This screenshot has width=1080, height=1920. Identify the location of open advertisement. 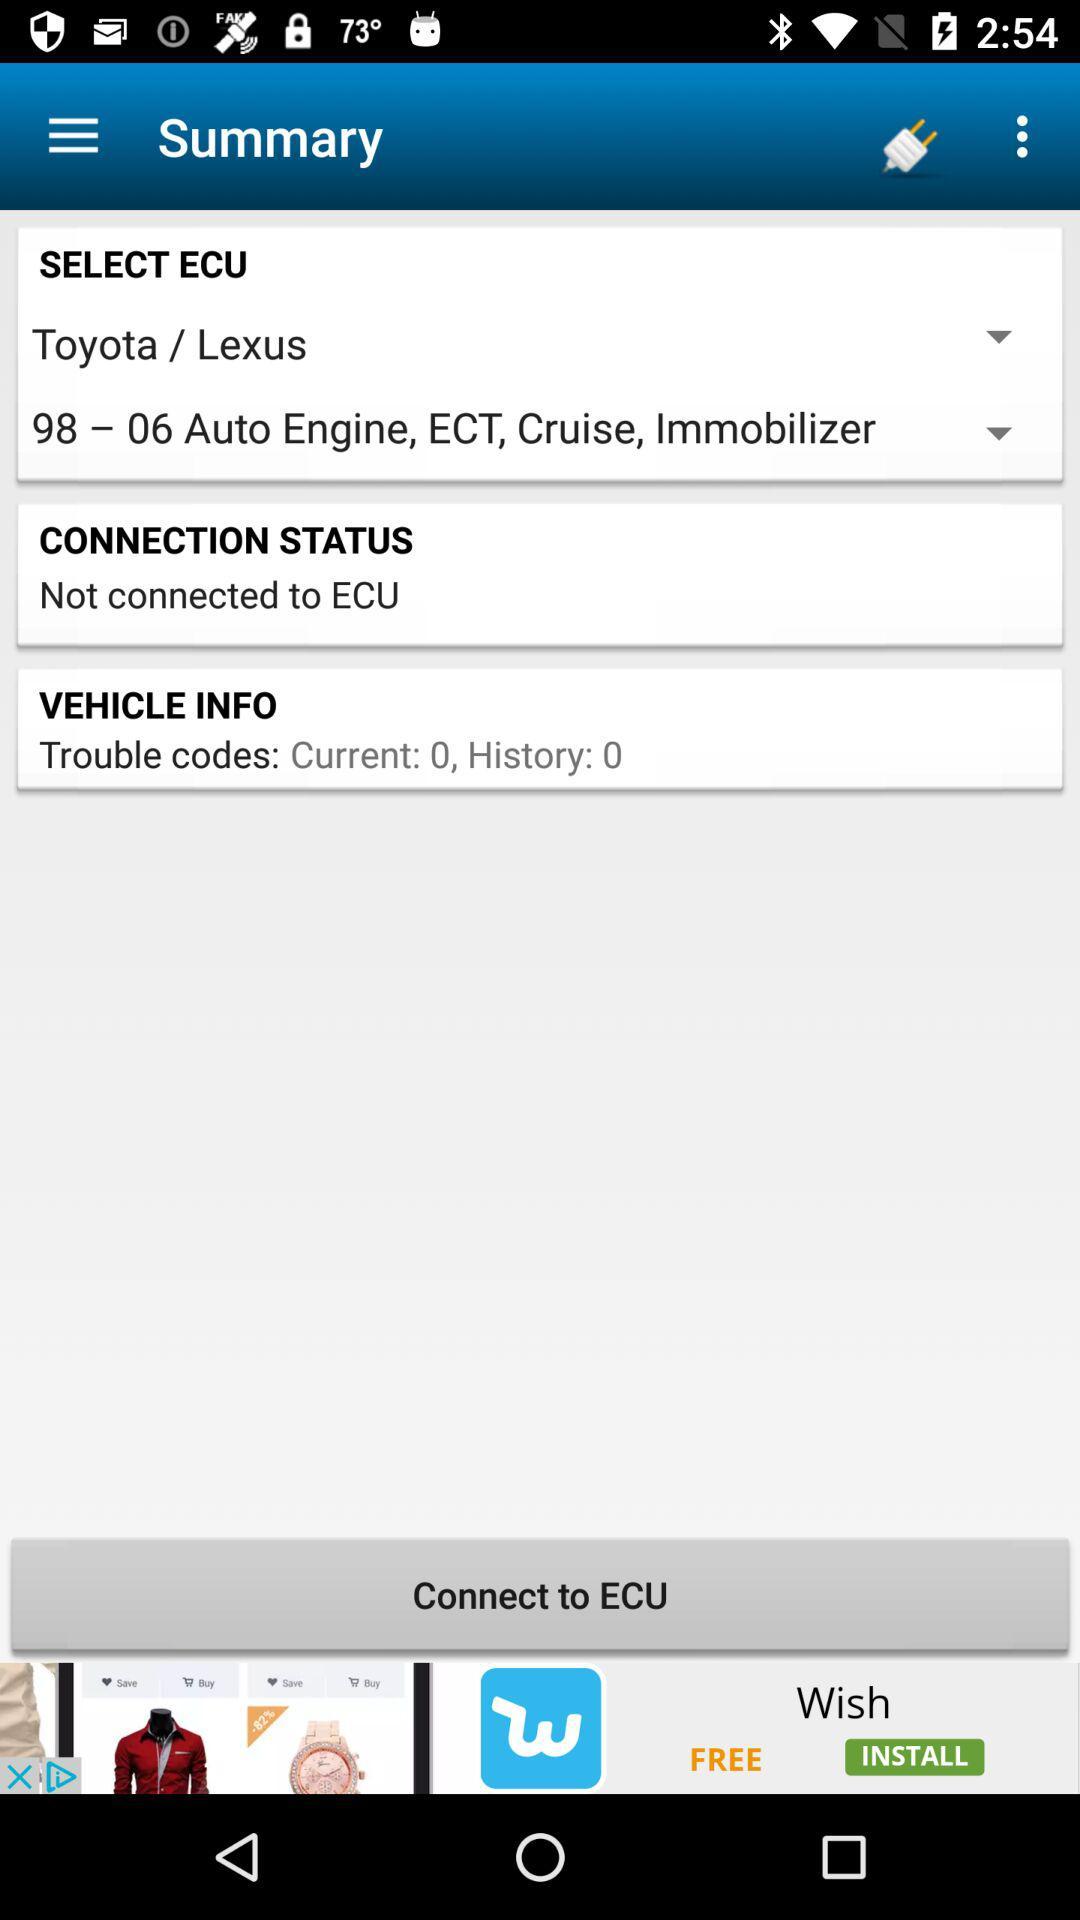
(540, 1727).